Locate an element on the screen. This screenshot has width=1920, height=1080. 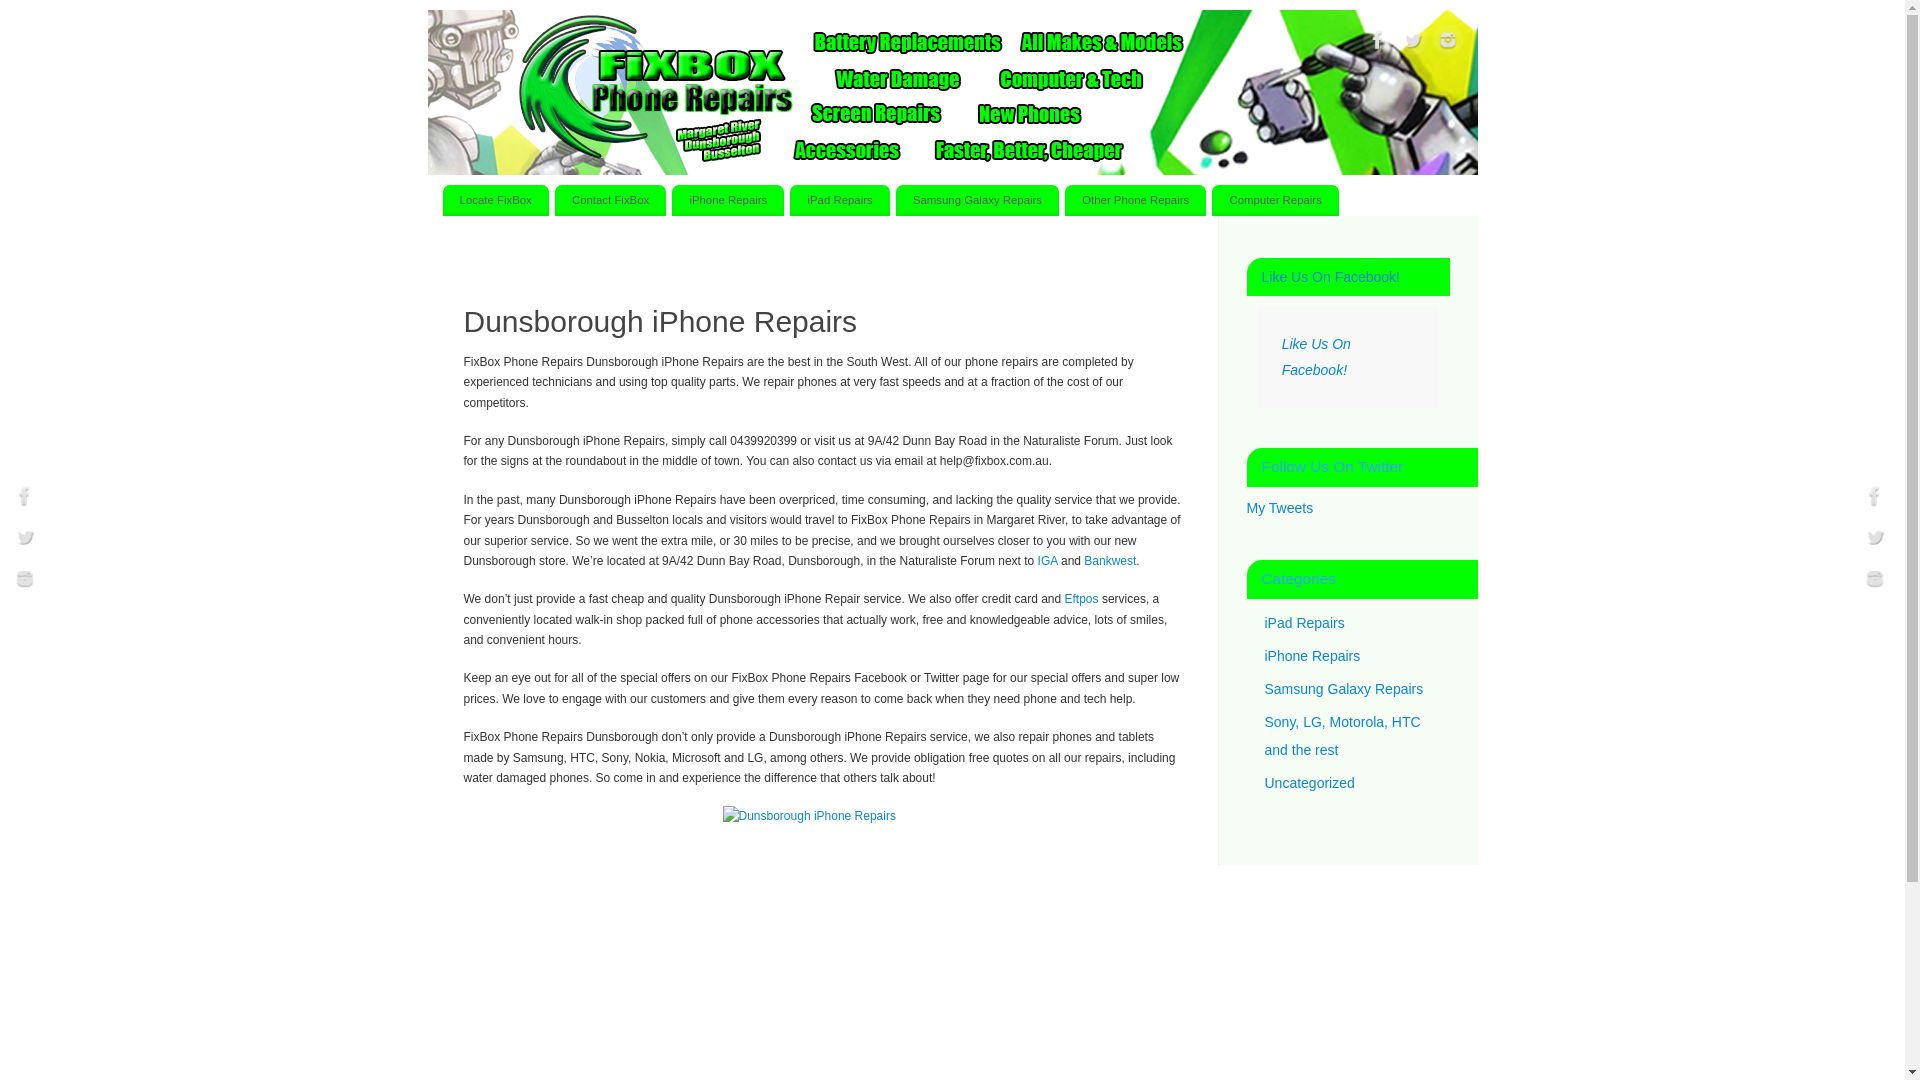
'Instagram' is located at coordinates (1874, 581).